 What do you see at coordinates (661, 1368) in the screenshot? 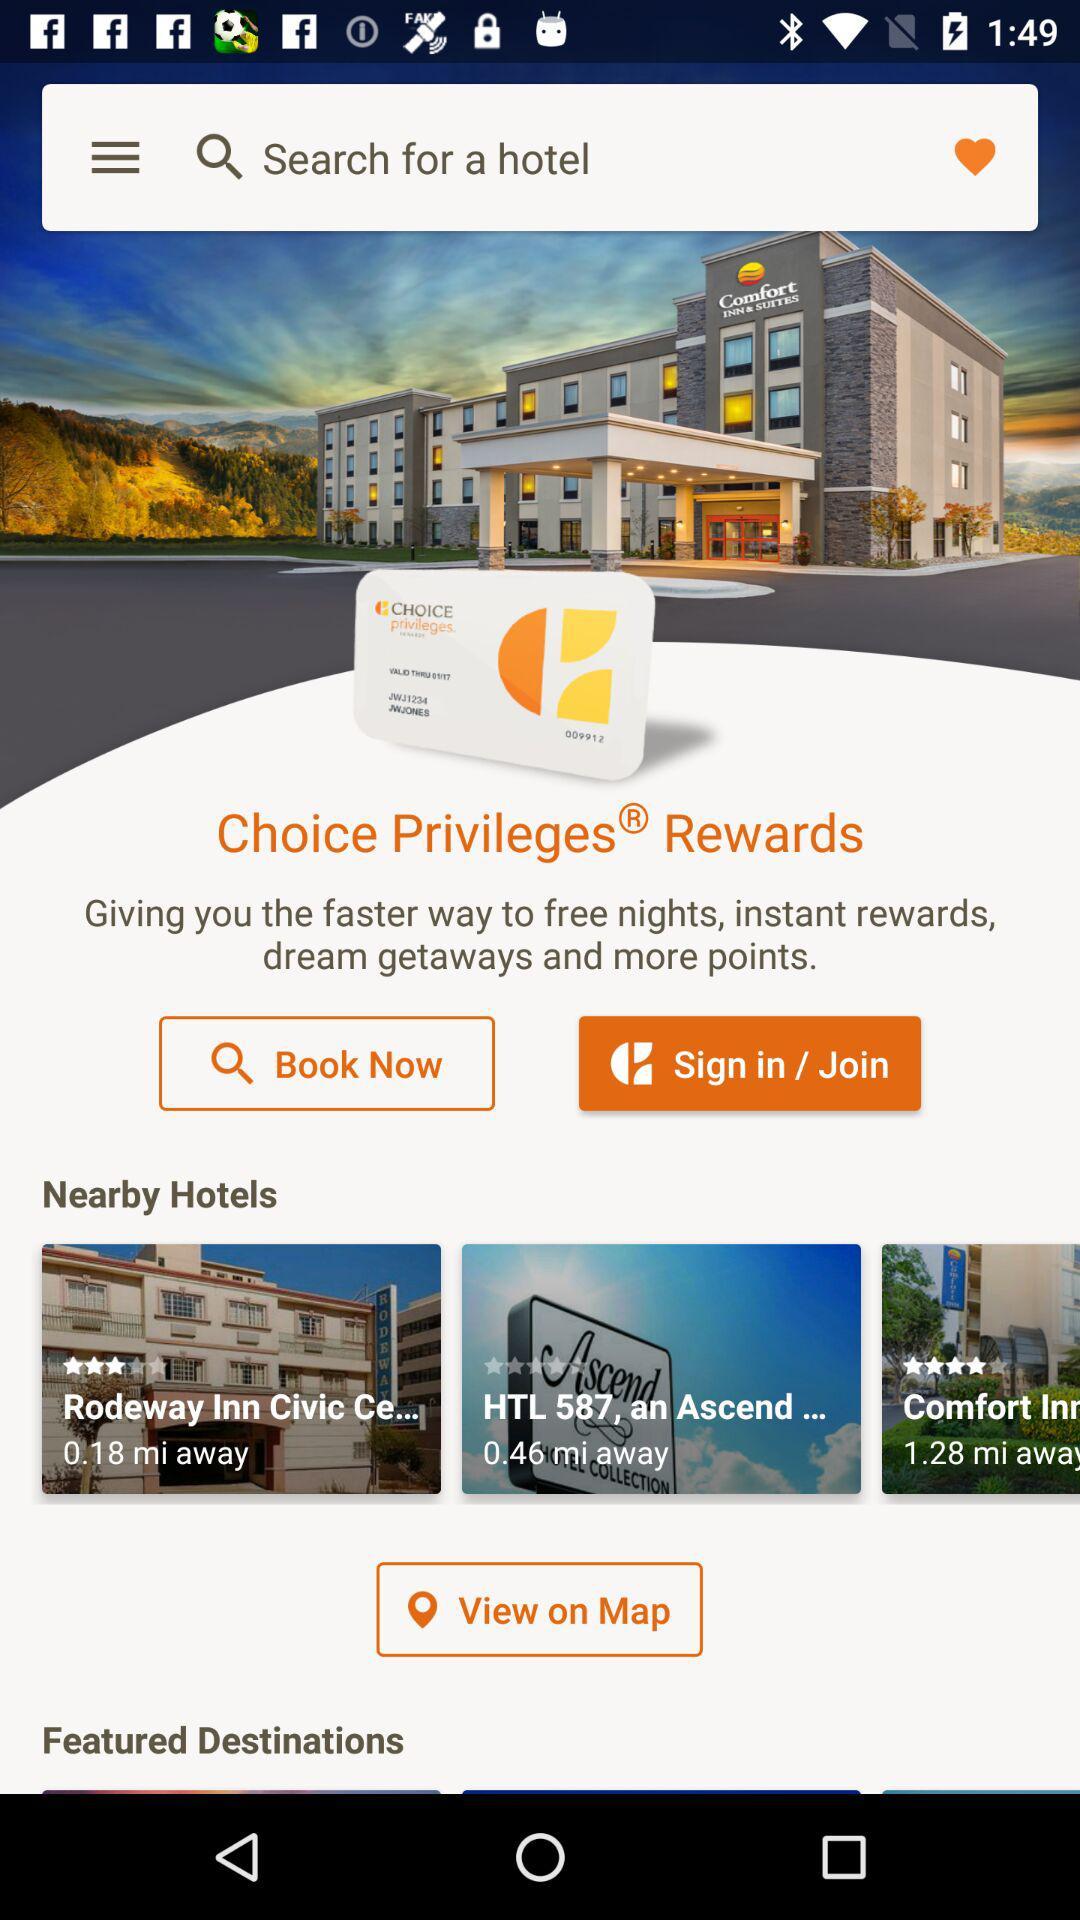
I see `second nearby hotel` at bounding box center [661, 1368].